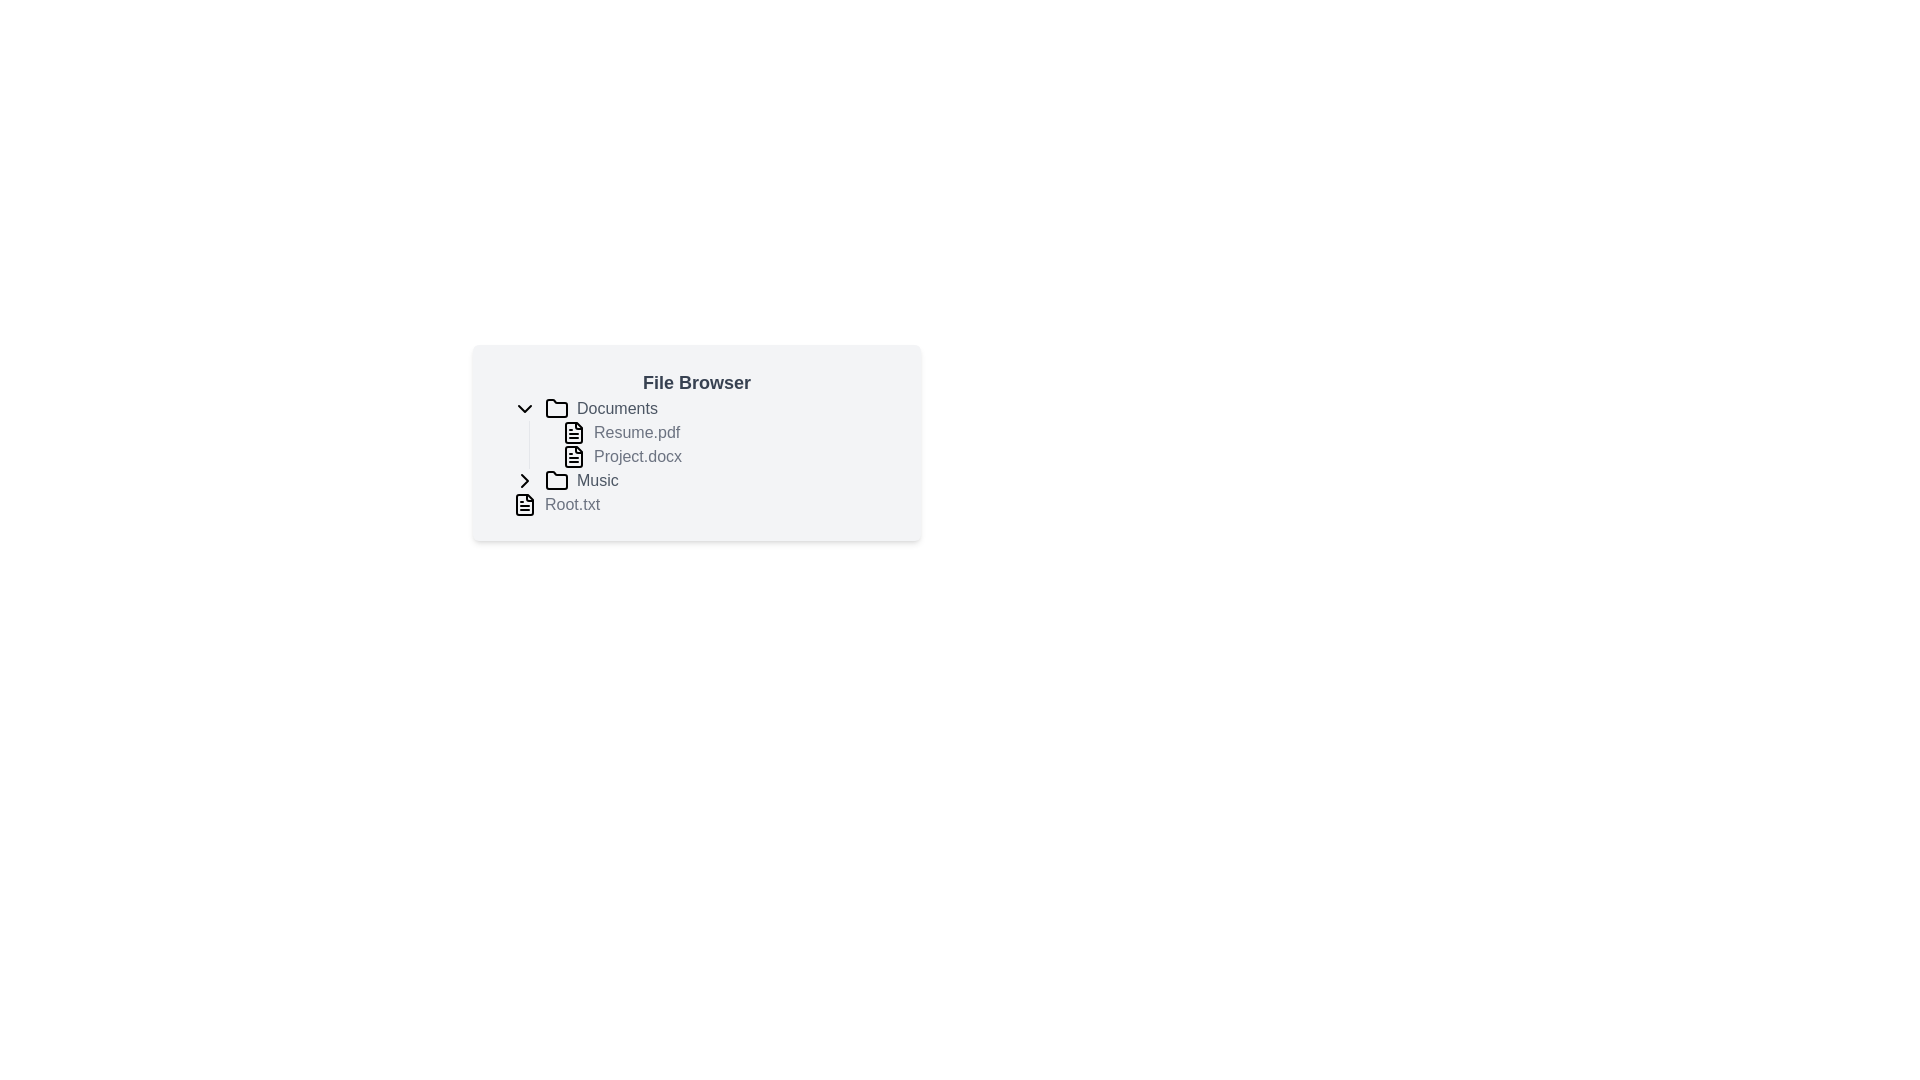  Describe the element at coordinates (728, 456) in the screenshot. I see `on the file item 'Project.docx' in the file browser` at that location.